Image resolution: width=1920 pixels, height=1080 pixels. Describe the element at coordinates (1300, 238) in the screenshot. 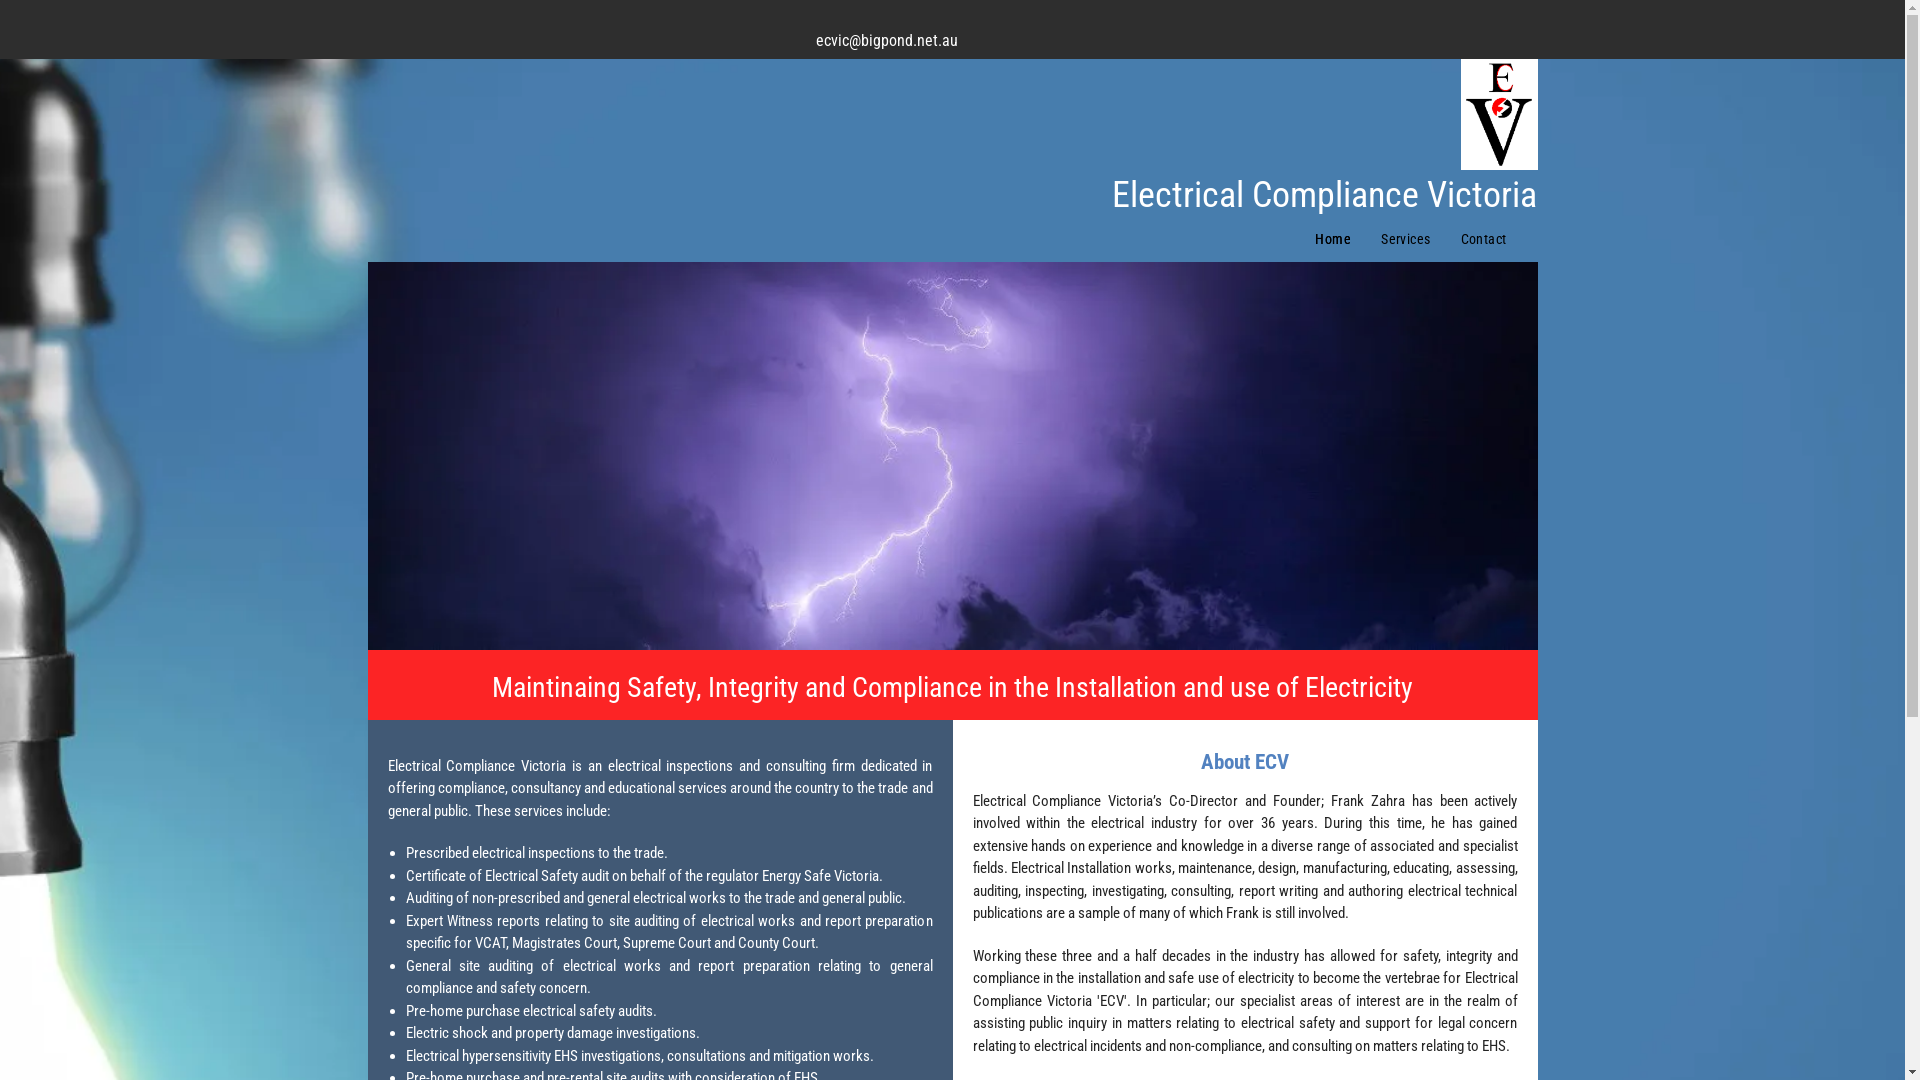

I see `'Home'` at that location.